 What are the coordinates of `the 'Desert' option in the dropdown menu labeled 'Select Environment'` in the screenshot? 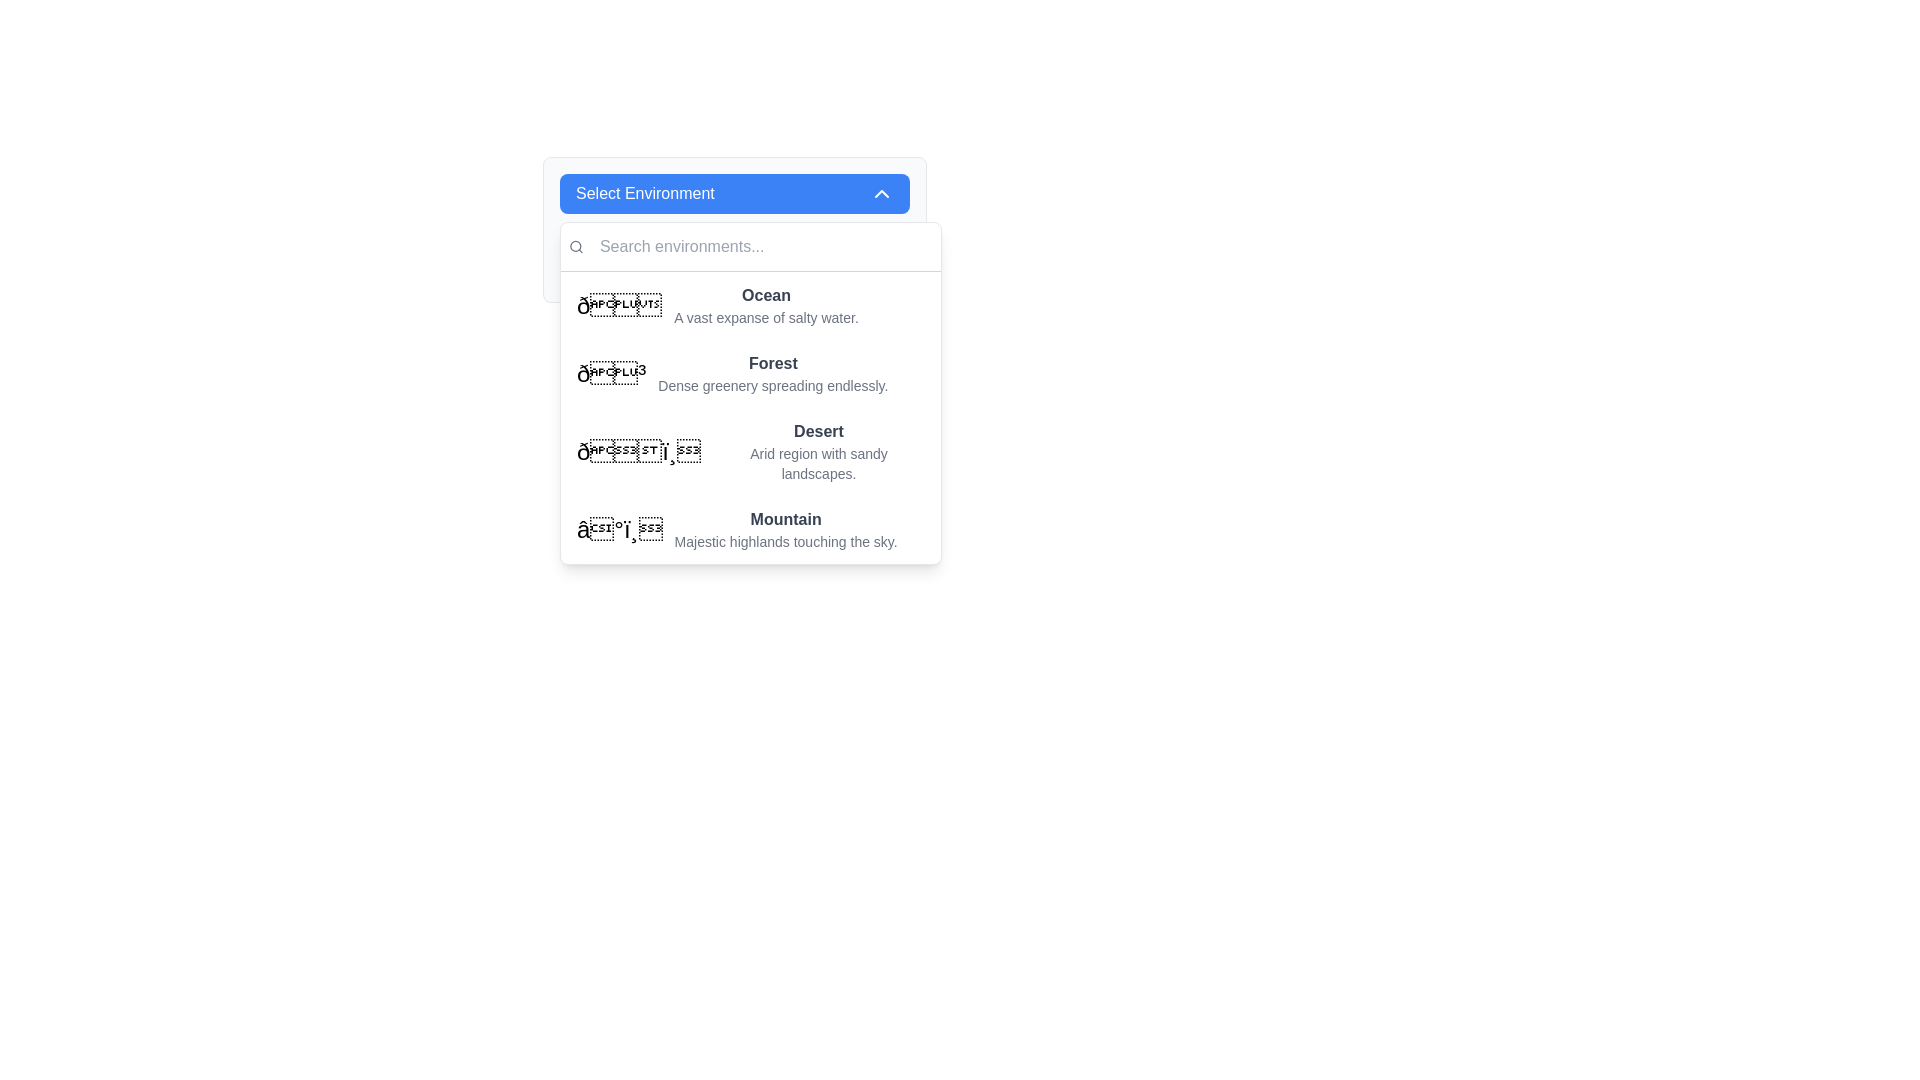 It's located at (819, 451).